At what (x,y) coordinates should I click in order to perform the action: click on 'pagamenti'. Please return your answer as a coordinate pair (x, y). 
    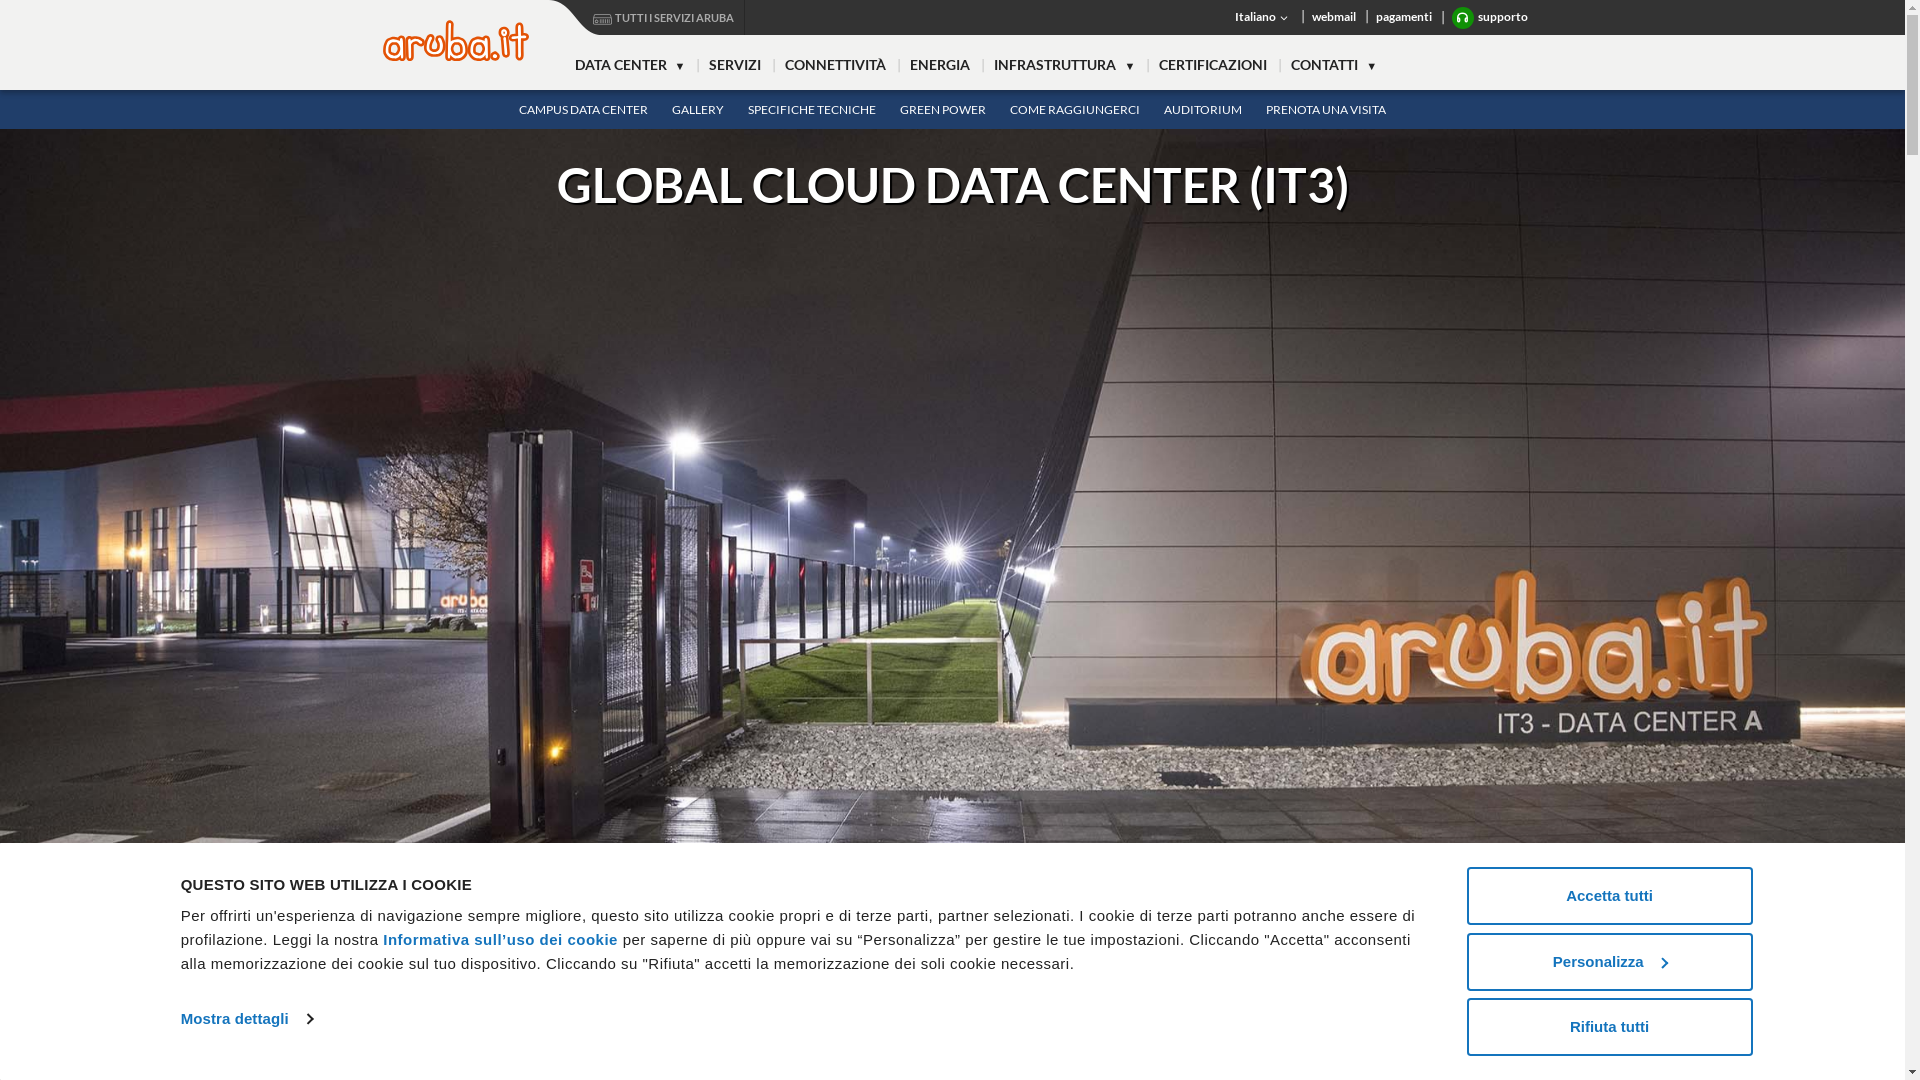
    Looking at the image, I should click on (1365, 16).